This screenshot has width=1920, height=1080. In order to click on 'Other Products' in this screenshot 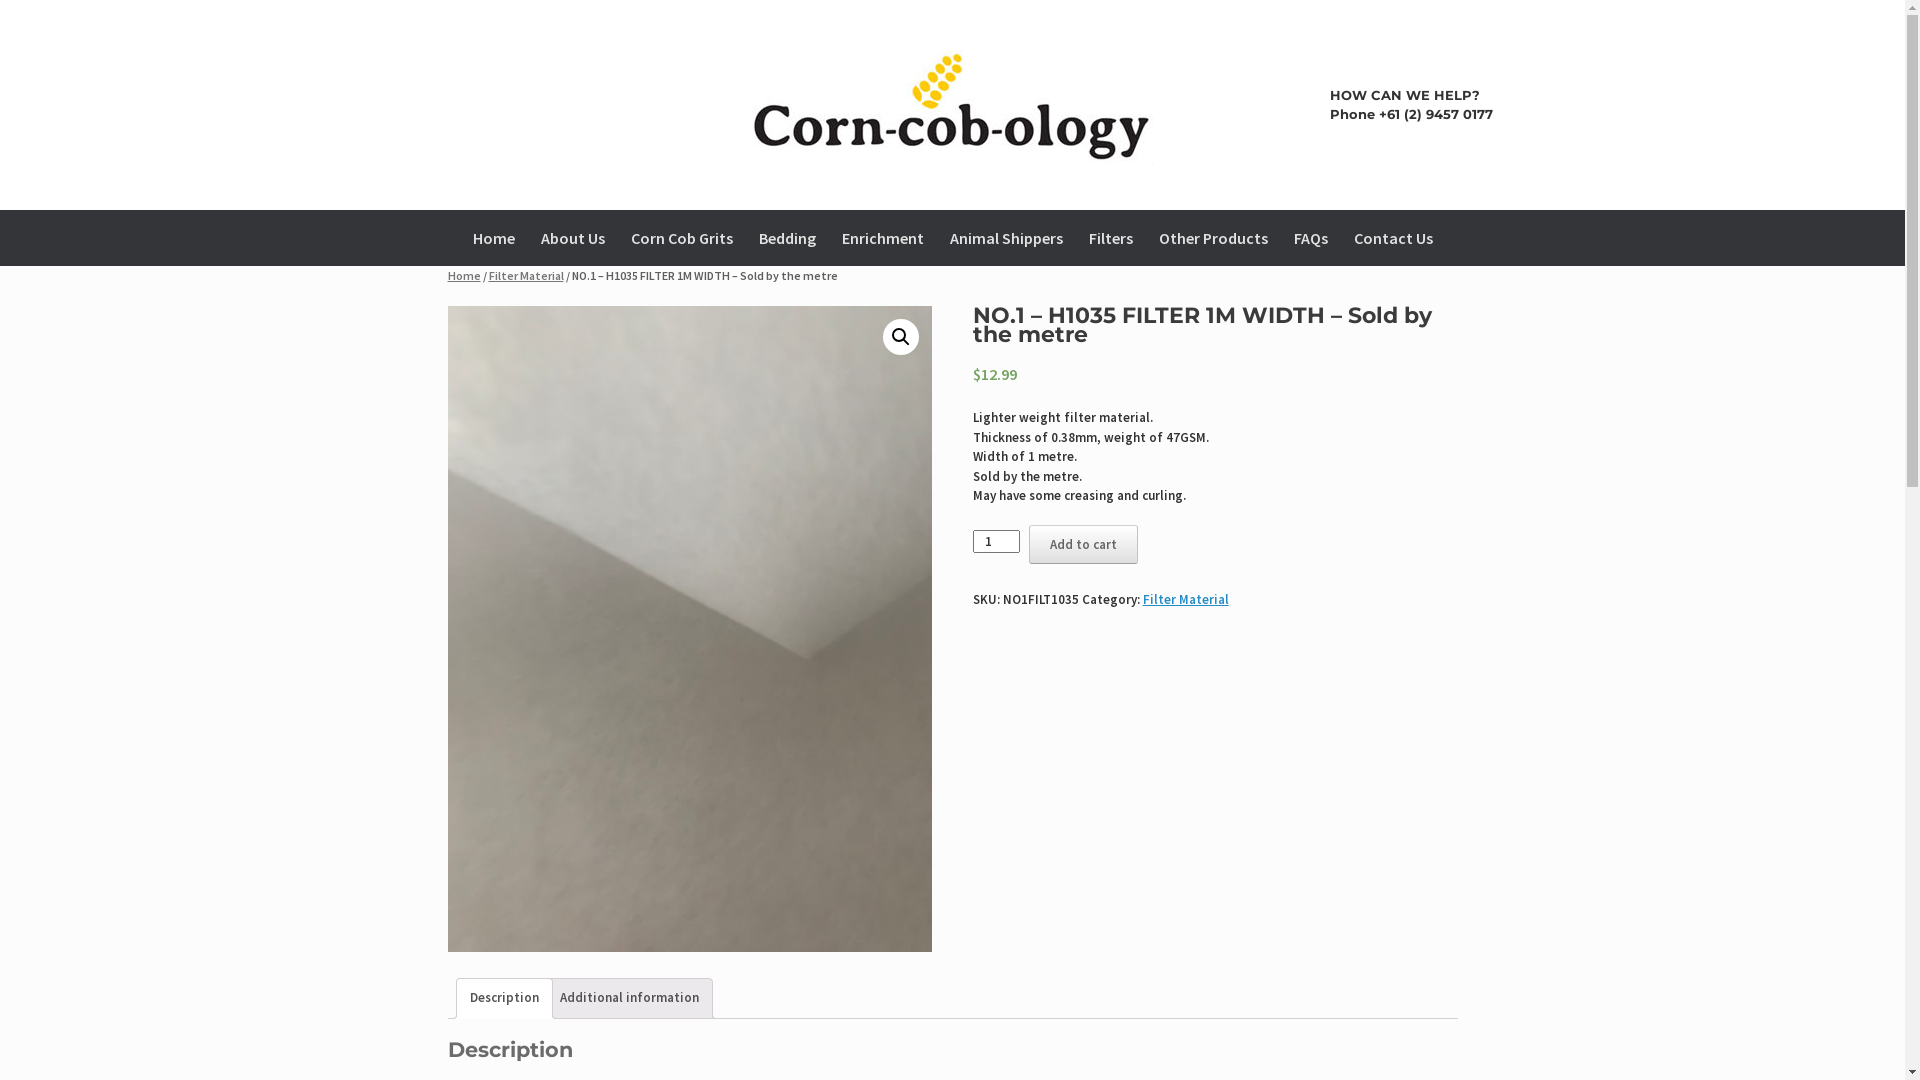, I will do `click(1212, 237)`.